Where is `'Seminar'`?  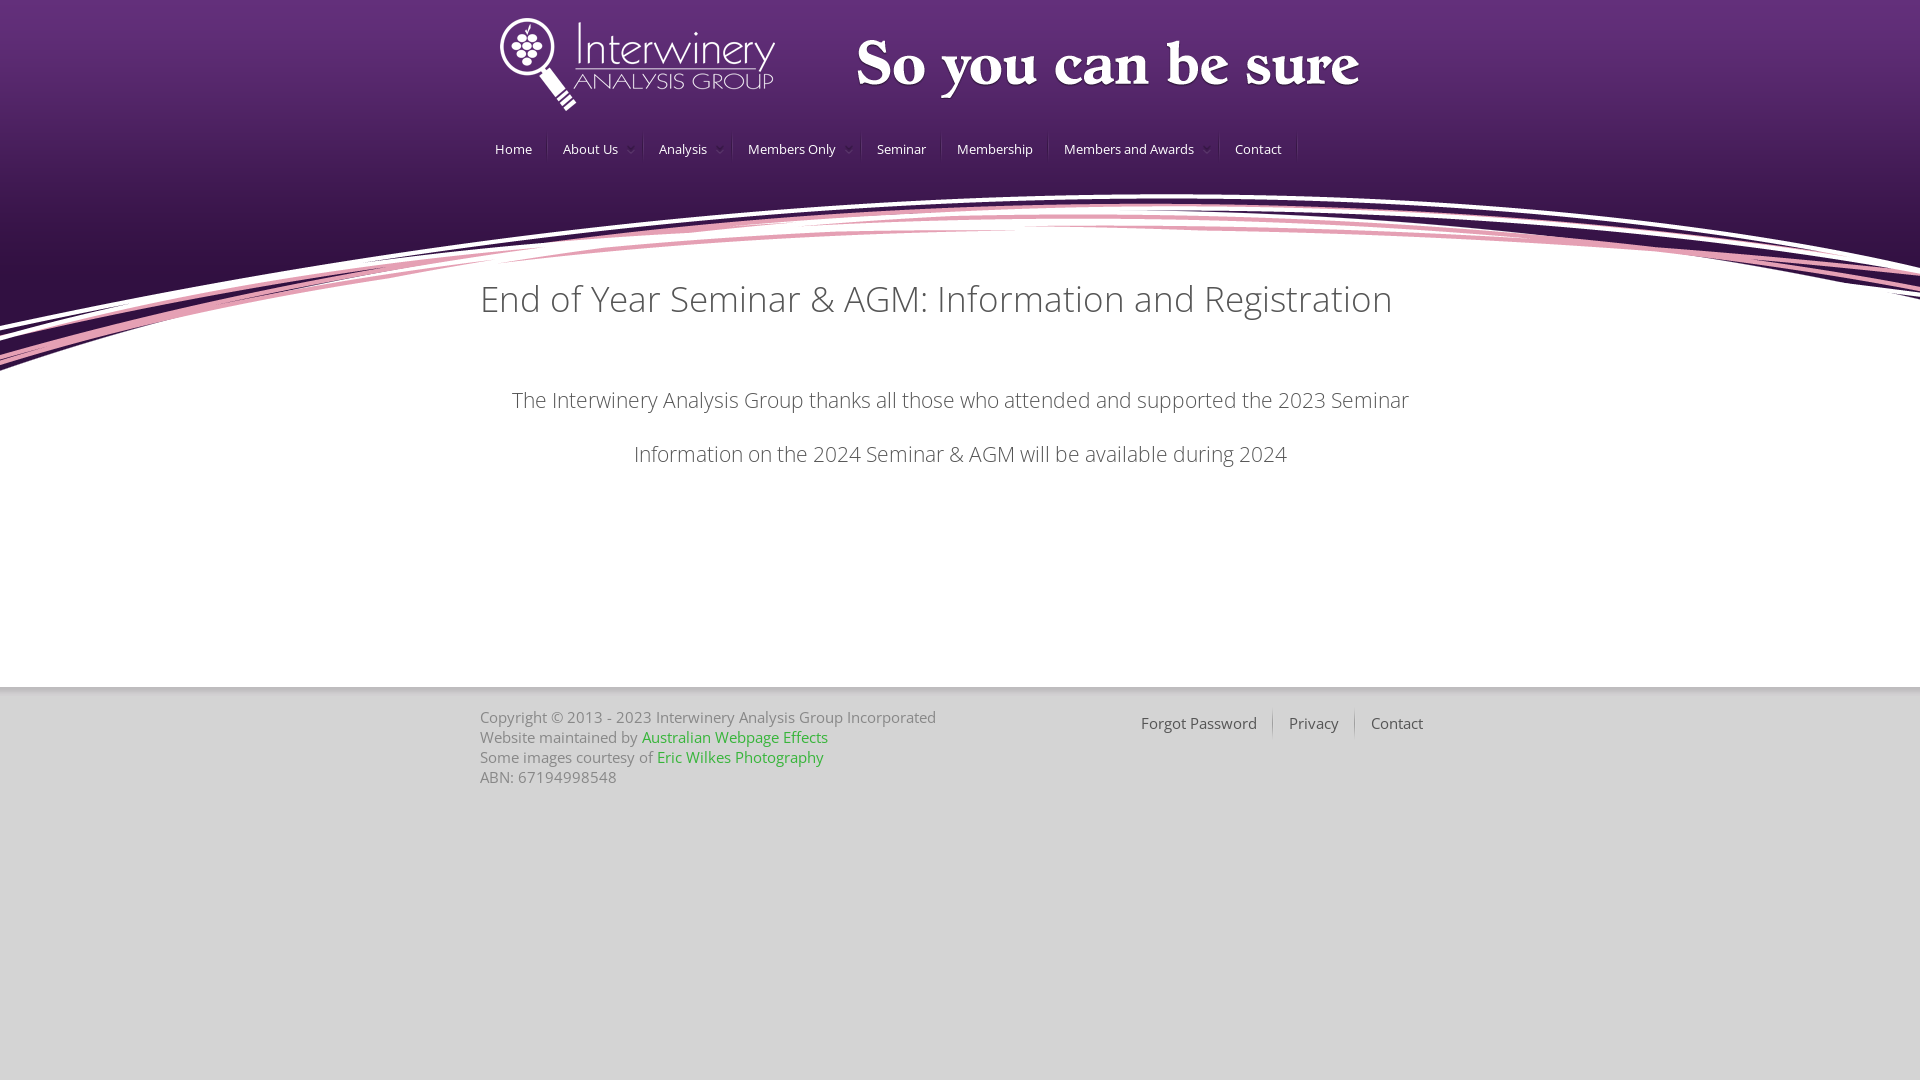
'Seminar' is located at coordinates (896, 148).